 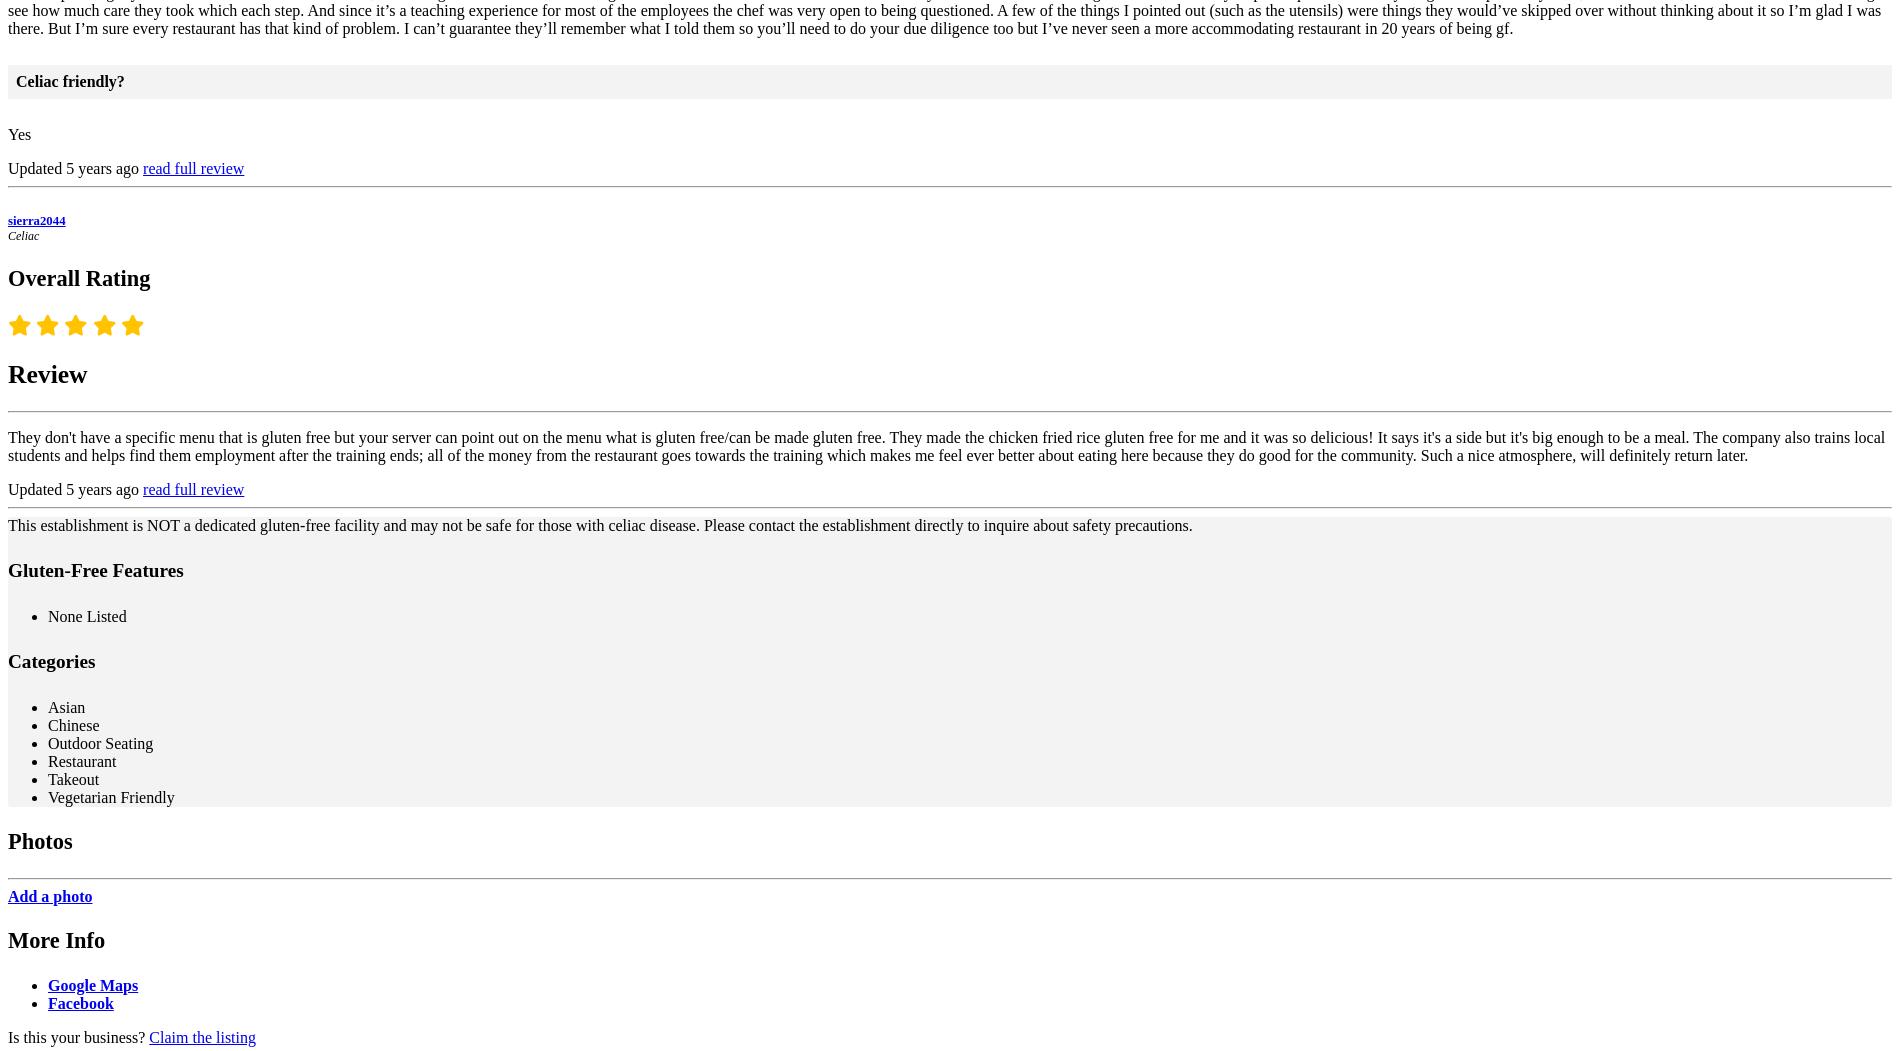 I want to click on 'Restaurant', so click(x=82, y=761).